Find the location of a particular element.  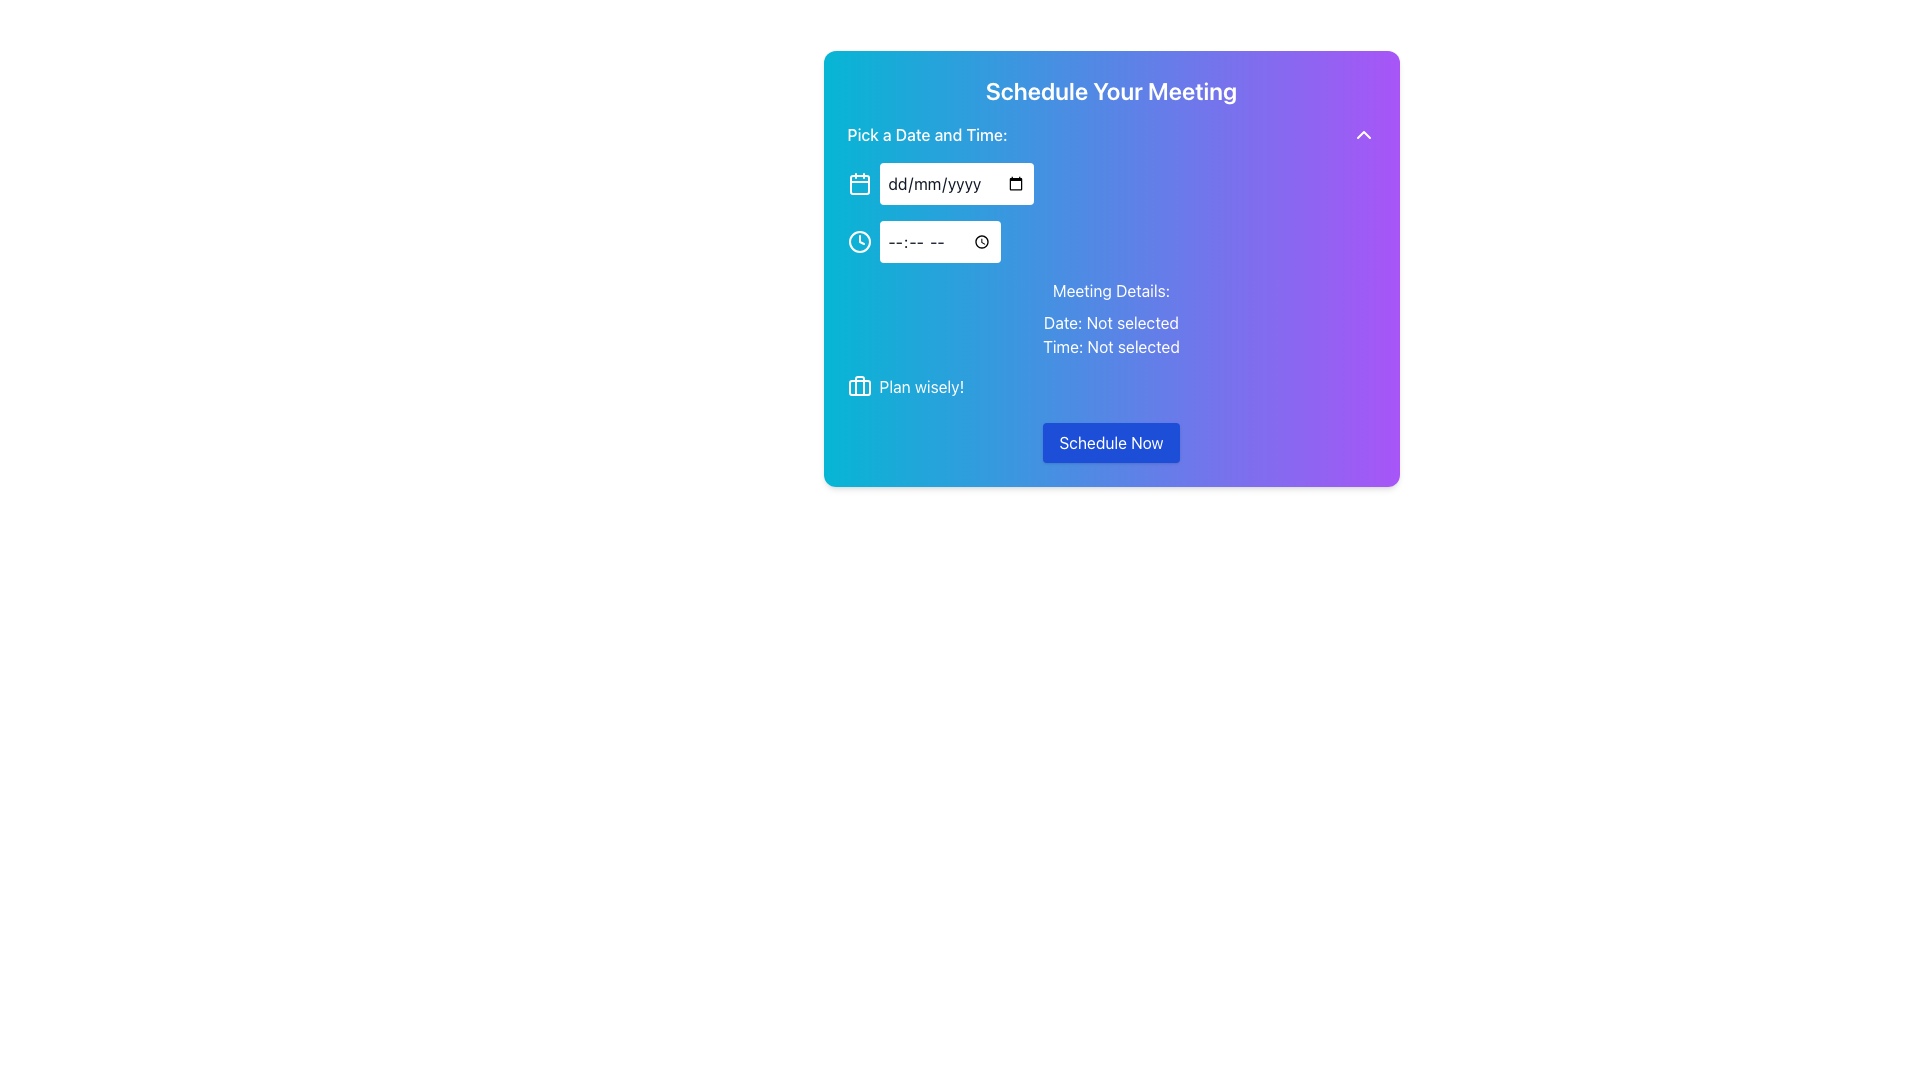

the vertical decorative line of the briefcase icon within the SVG element, which is part of the 'lucide-briefcase' class and located left of the text 'Plan wisely!' is located at coordinates (859, 385).